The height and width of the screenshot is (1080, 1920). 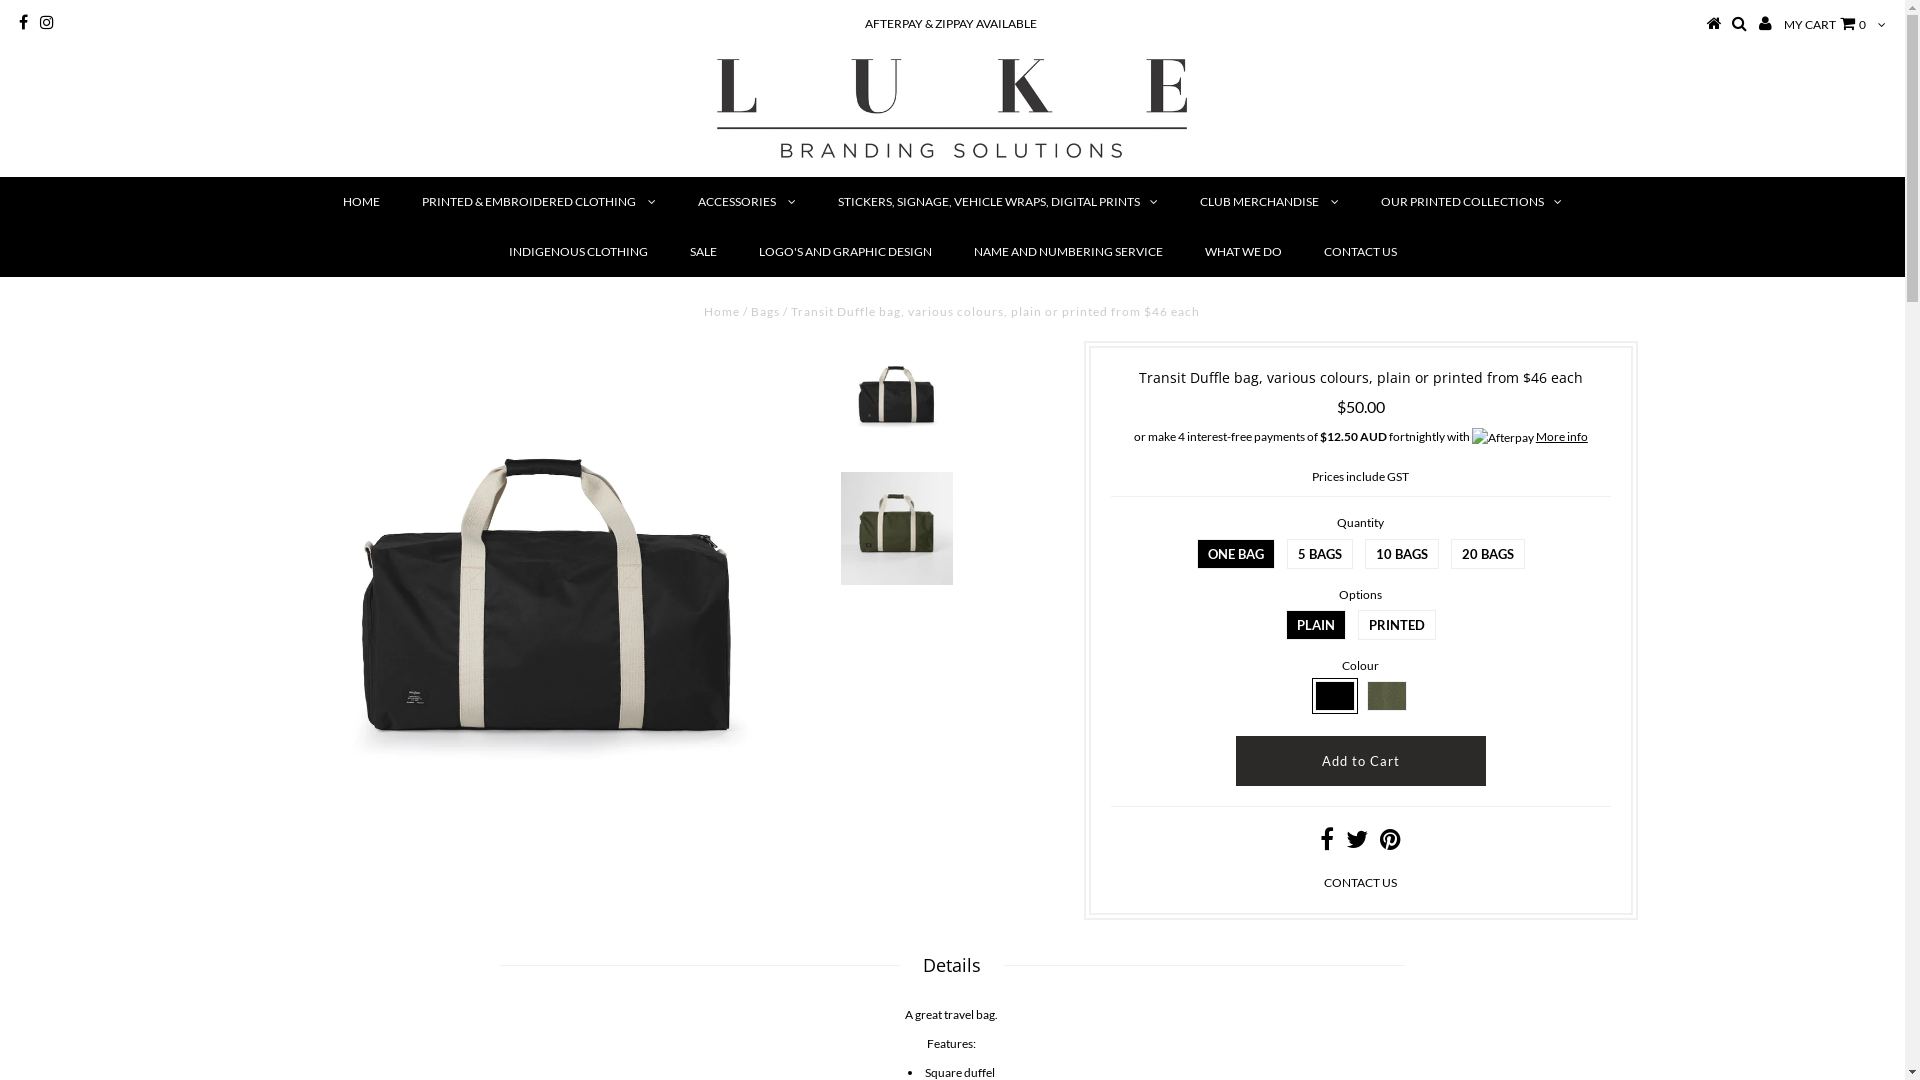 What do you see at coordinates (998, 201) in the screenshot?
I see `'STICKERS, SIGNAGE, VEHICLE WRAPS, DIGITAL PRINTS'` at bounding box center [998, 201].